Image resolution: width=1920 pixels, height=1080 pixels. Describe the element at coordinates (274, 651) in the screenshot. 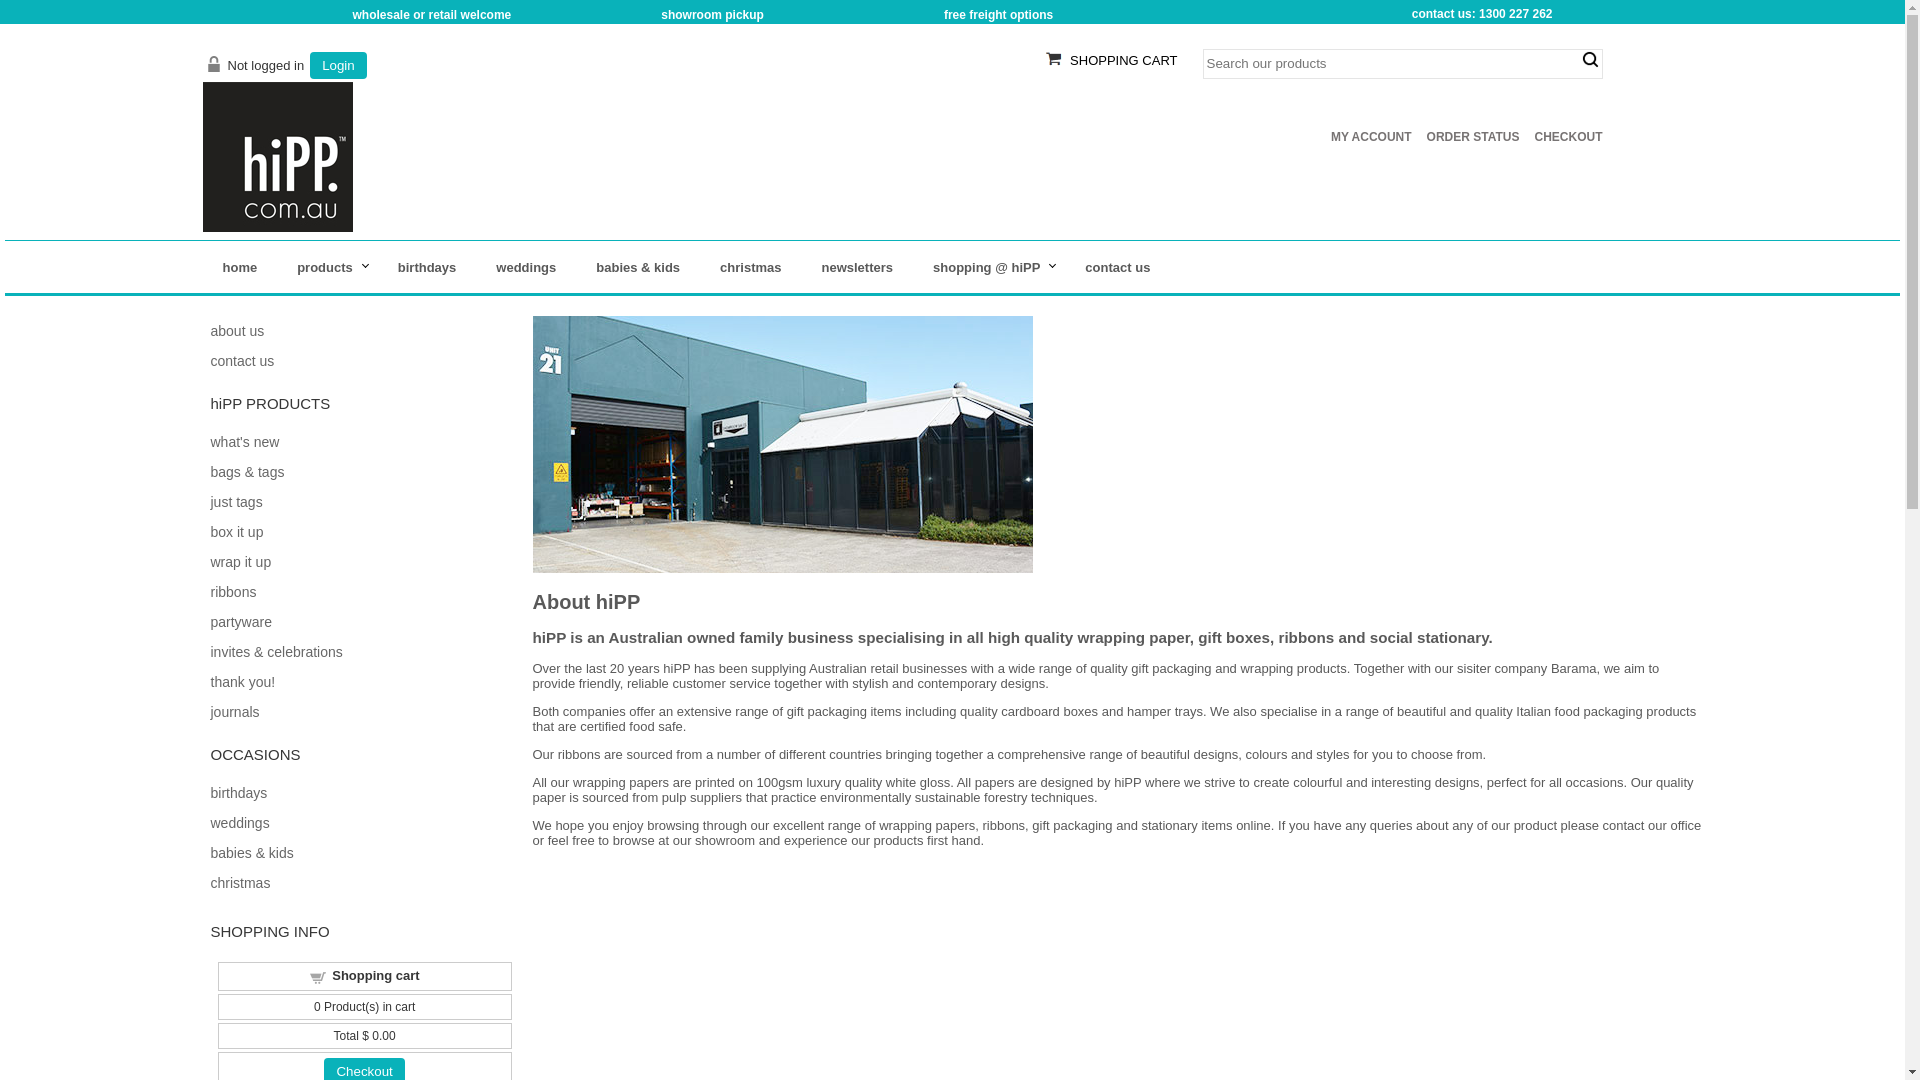

I see `'invites & celebrations'` at that location.